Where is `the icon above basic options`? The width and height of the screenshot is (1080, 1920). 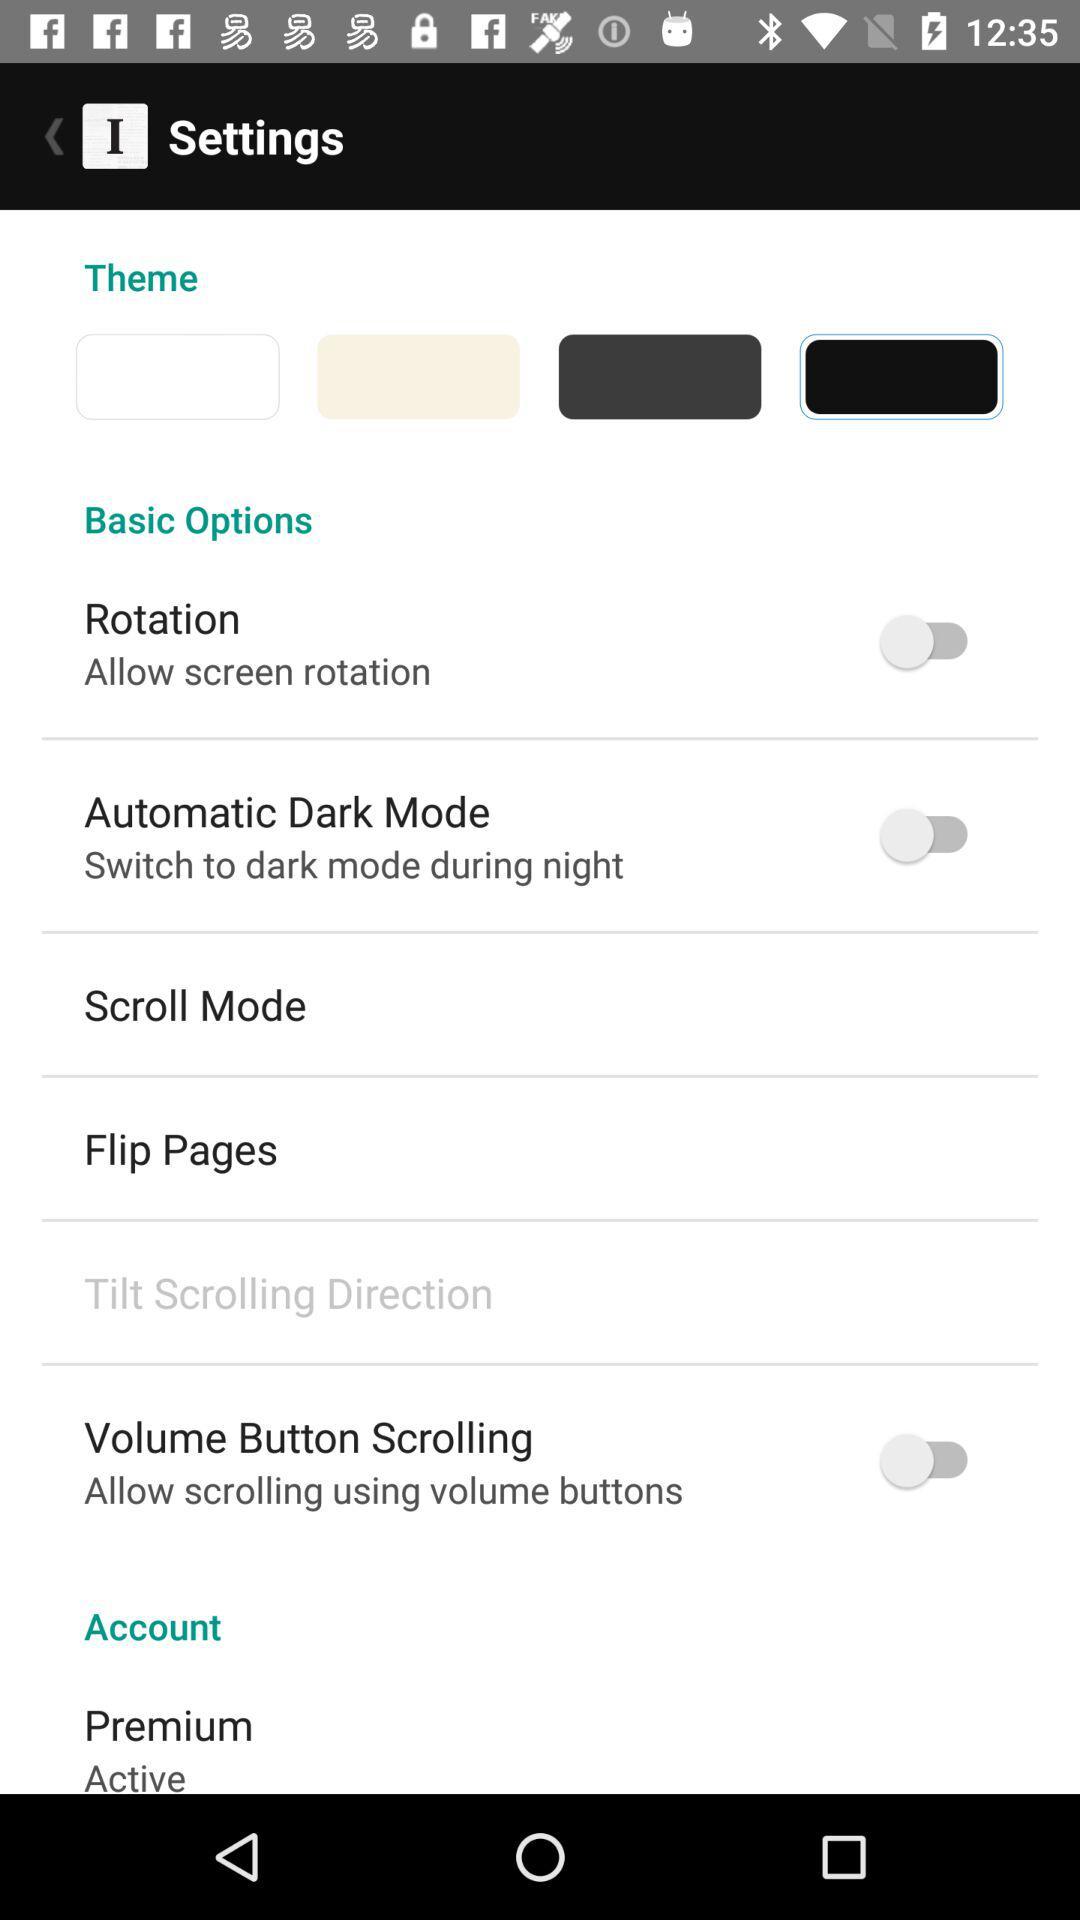
the icon above basic options is located at coordinates (298, 376).